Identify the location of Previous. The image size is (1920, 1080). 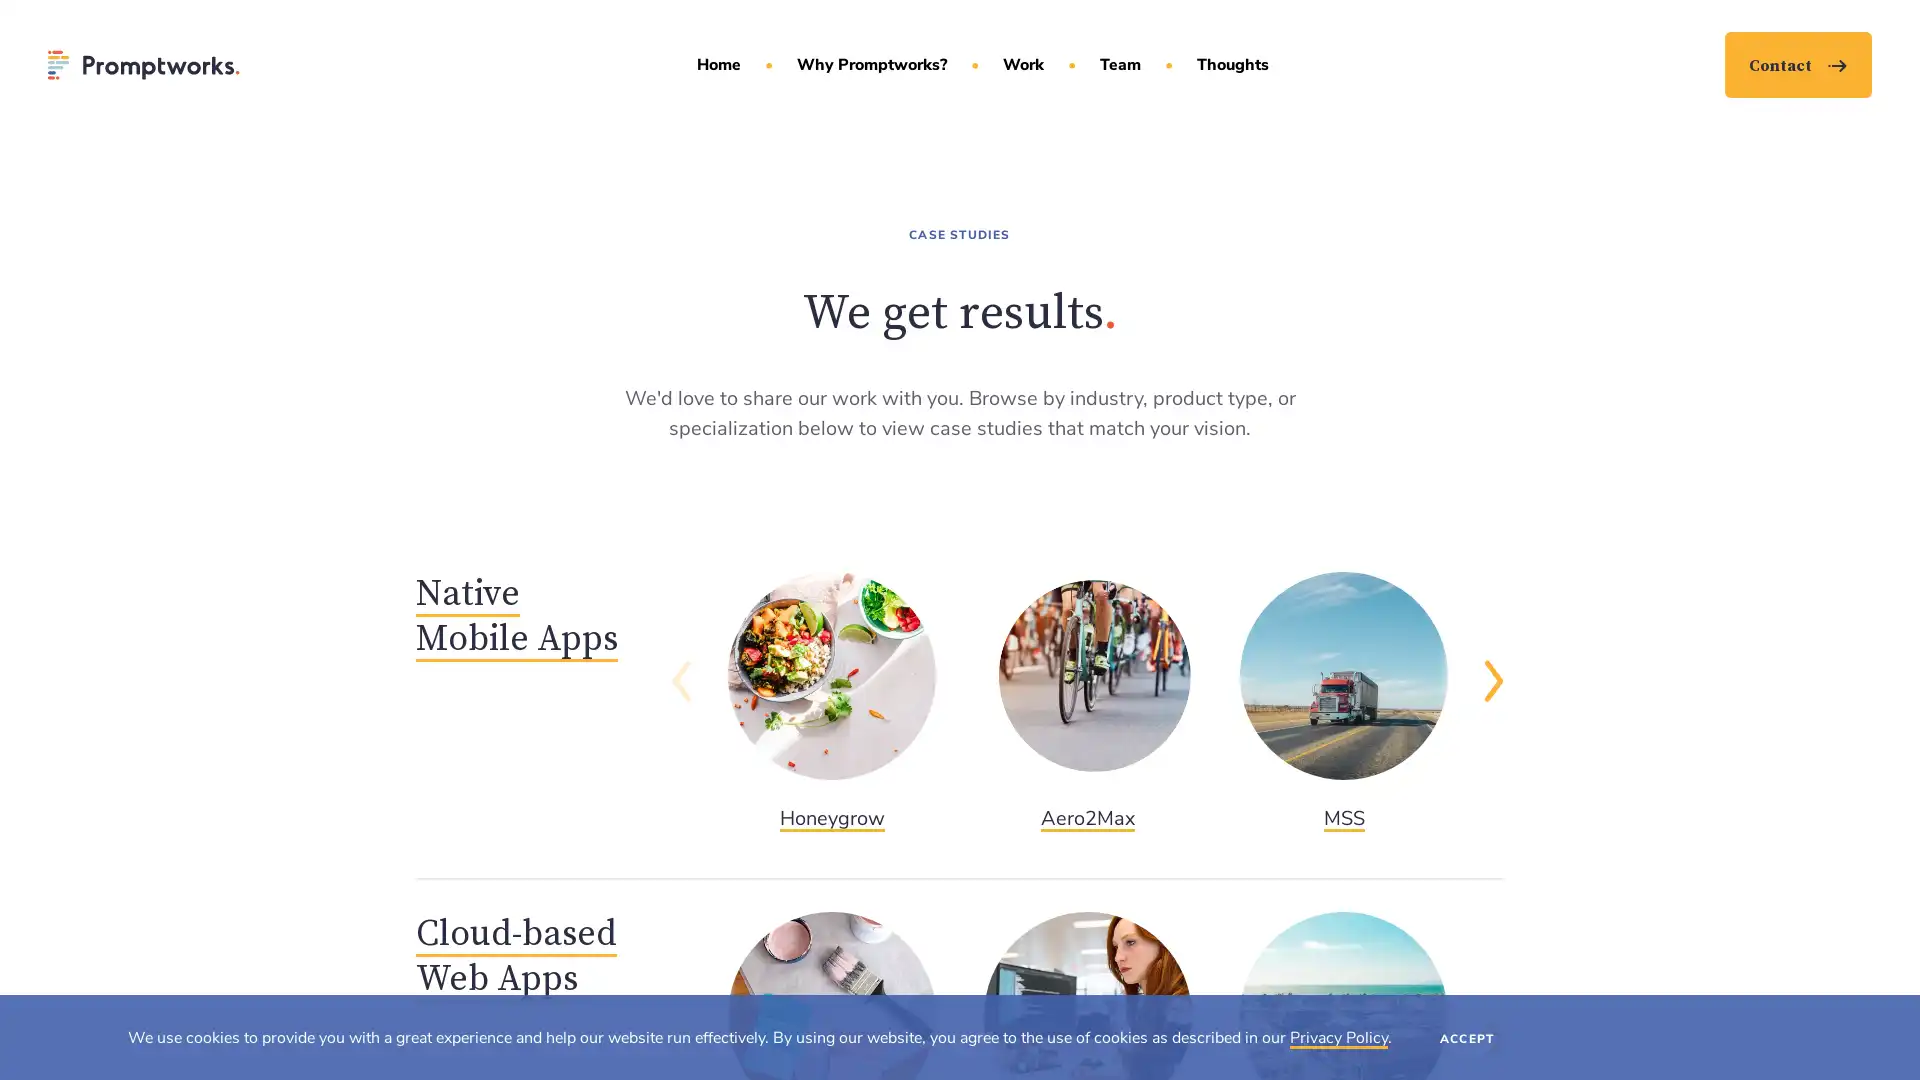
(681, 1037).